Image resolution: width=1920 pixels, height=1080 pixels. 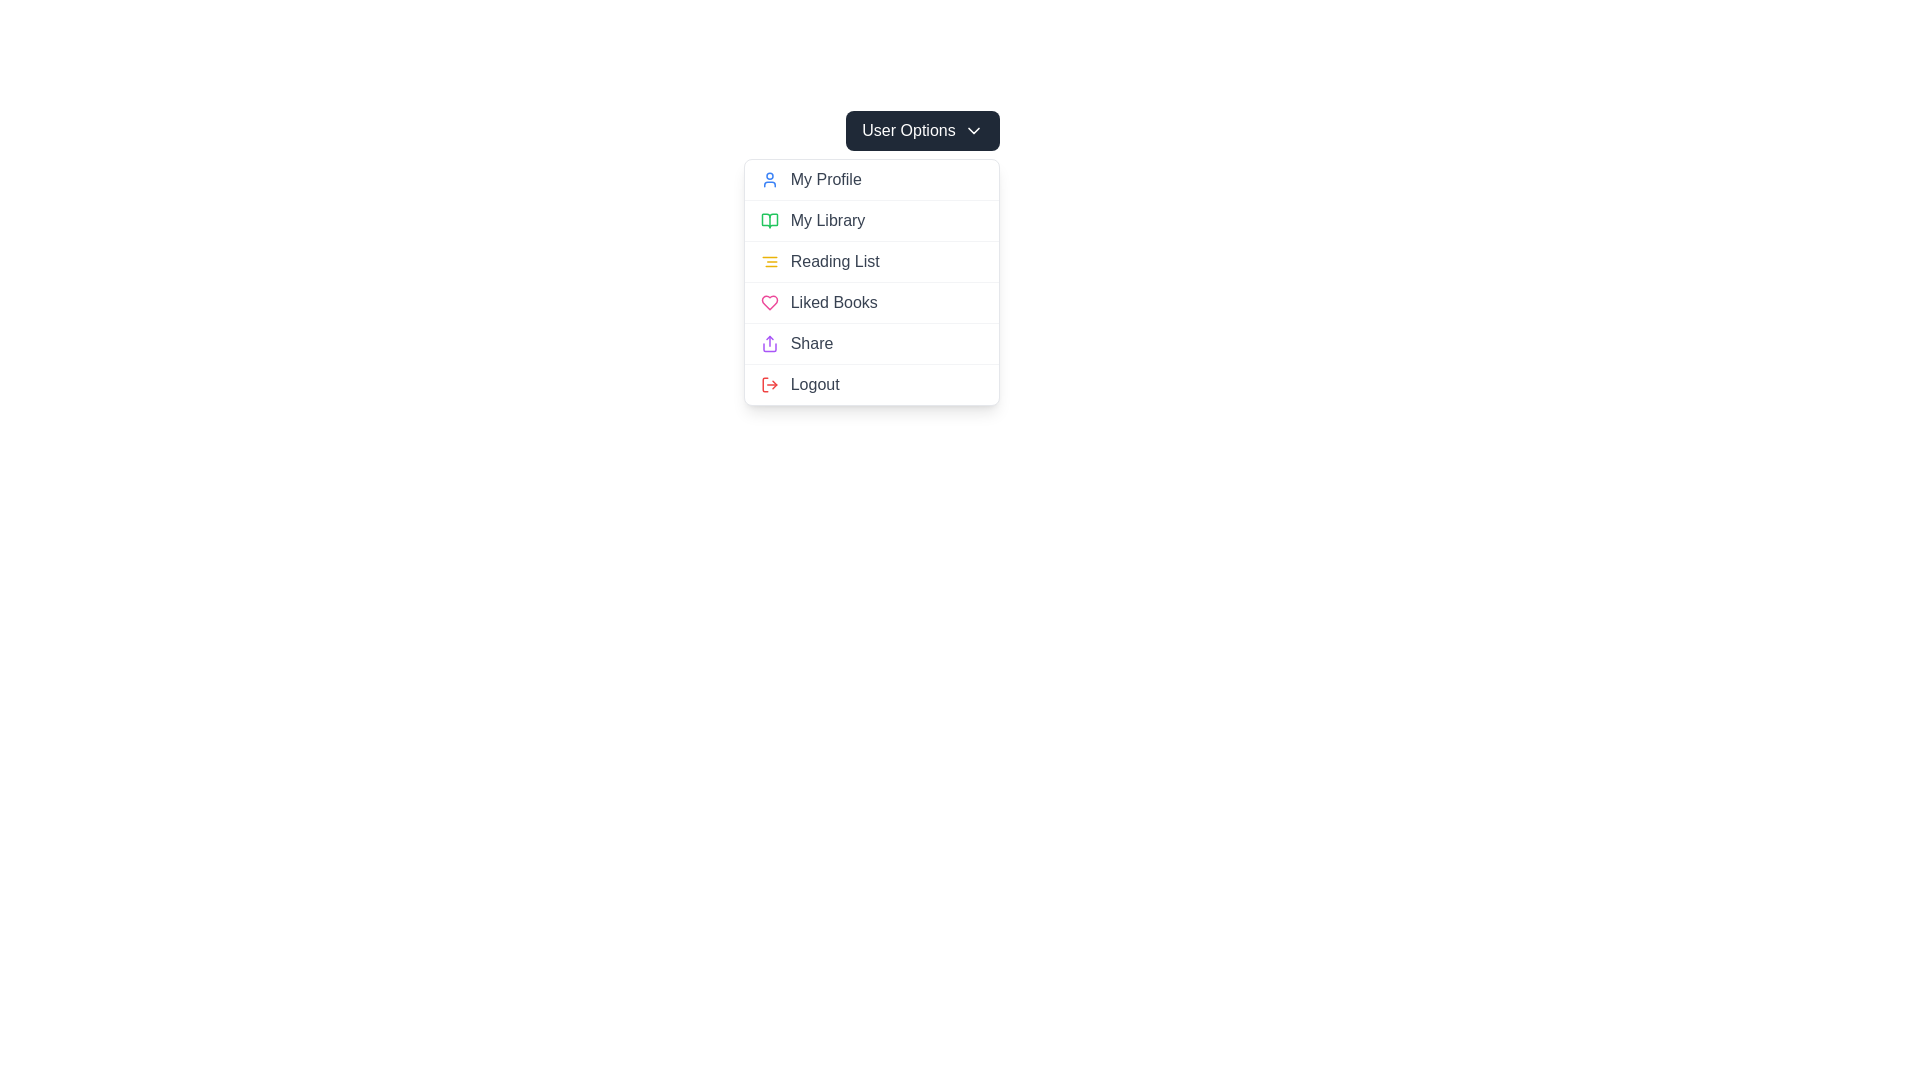 I want to click on the 'My Library' SVG icon located in the dropdown panel, which visually represents the 'My Library' menu option for user recognition, so click(x=768, y=220).